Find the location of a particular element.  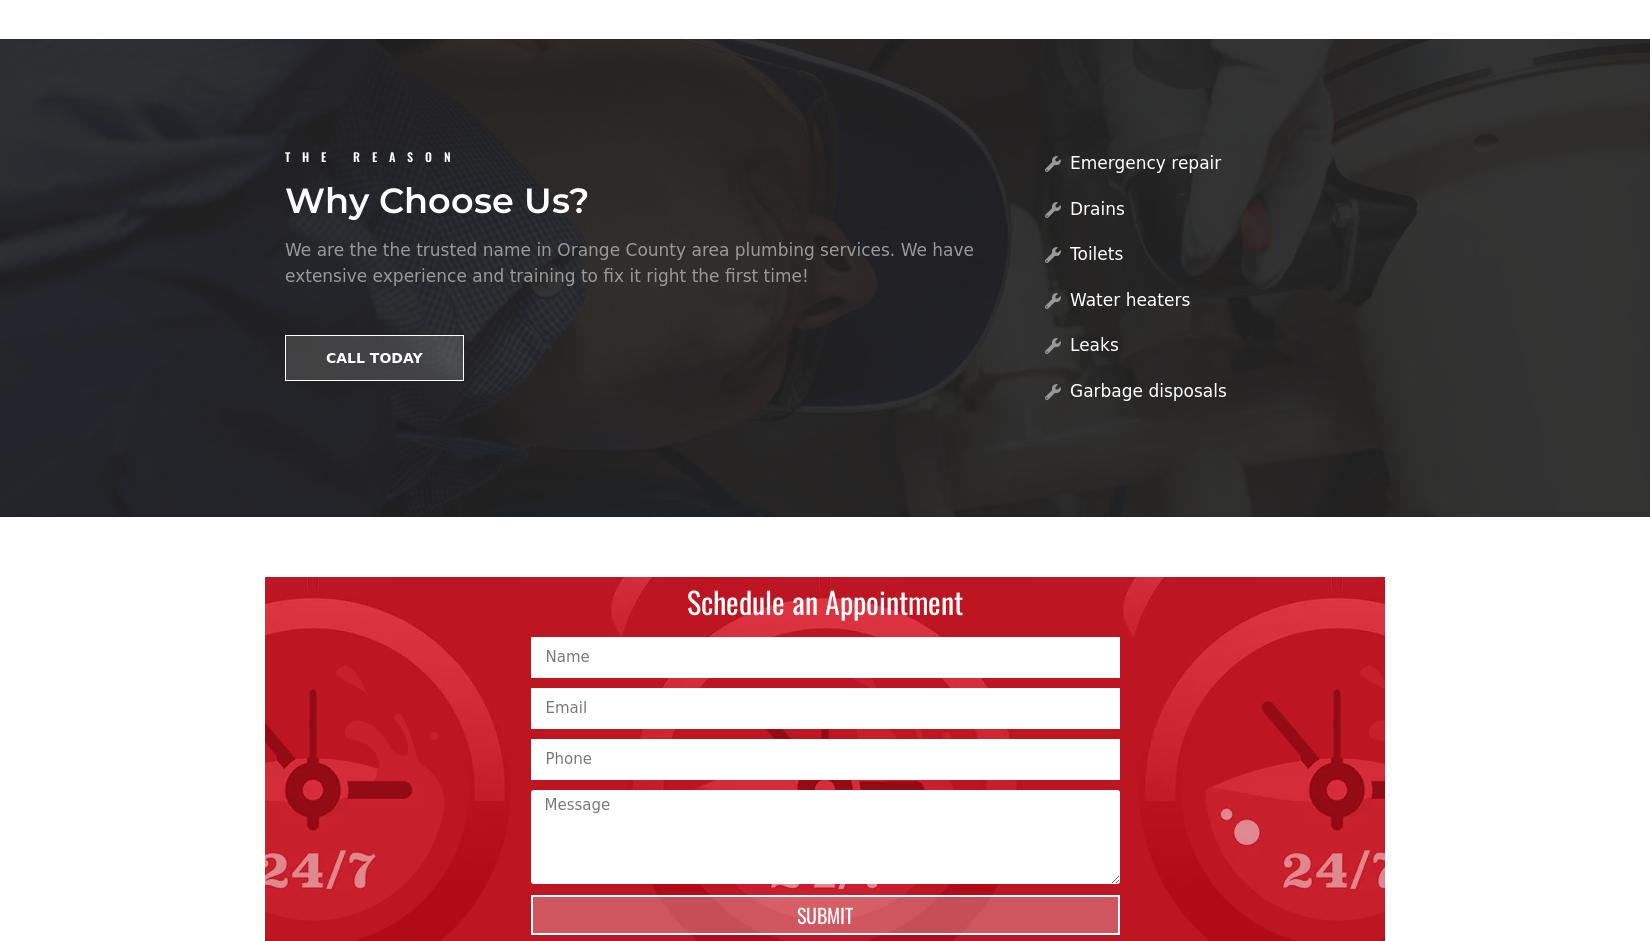

'Drains' is located at coordinates (1096, 207).